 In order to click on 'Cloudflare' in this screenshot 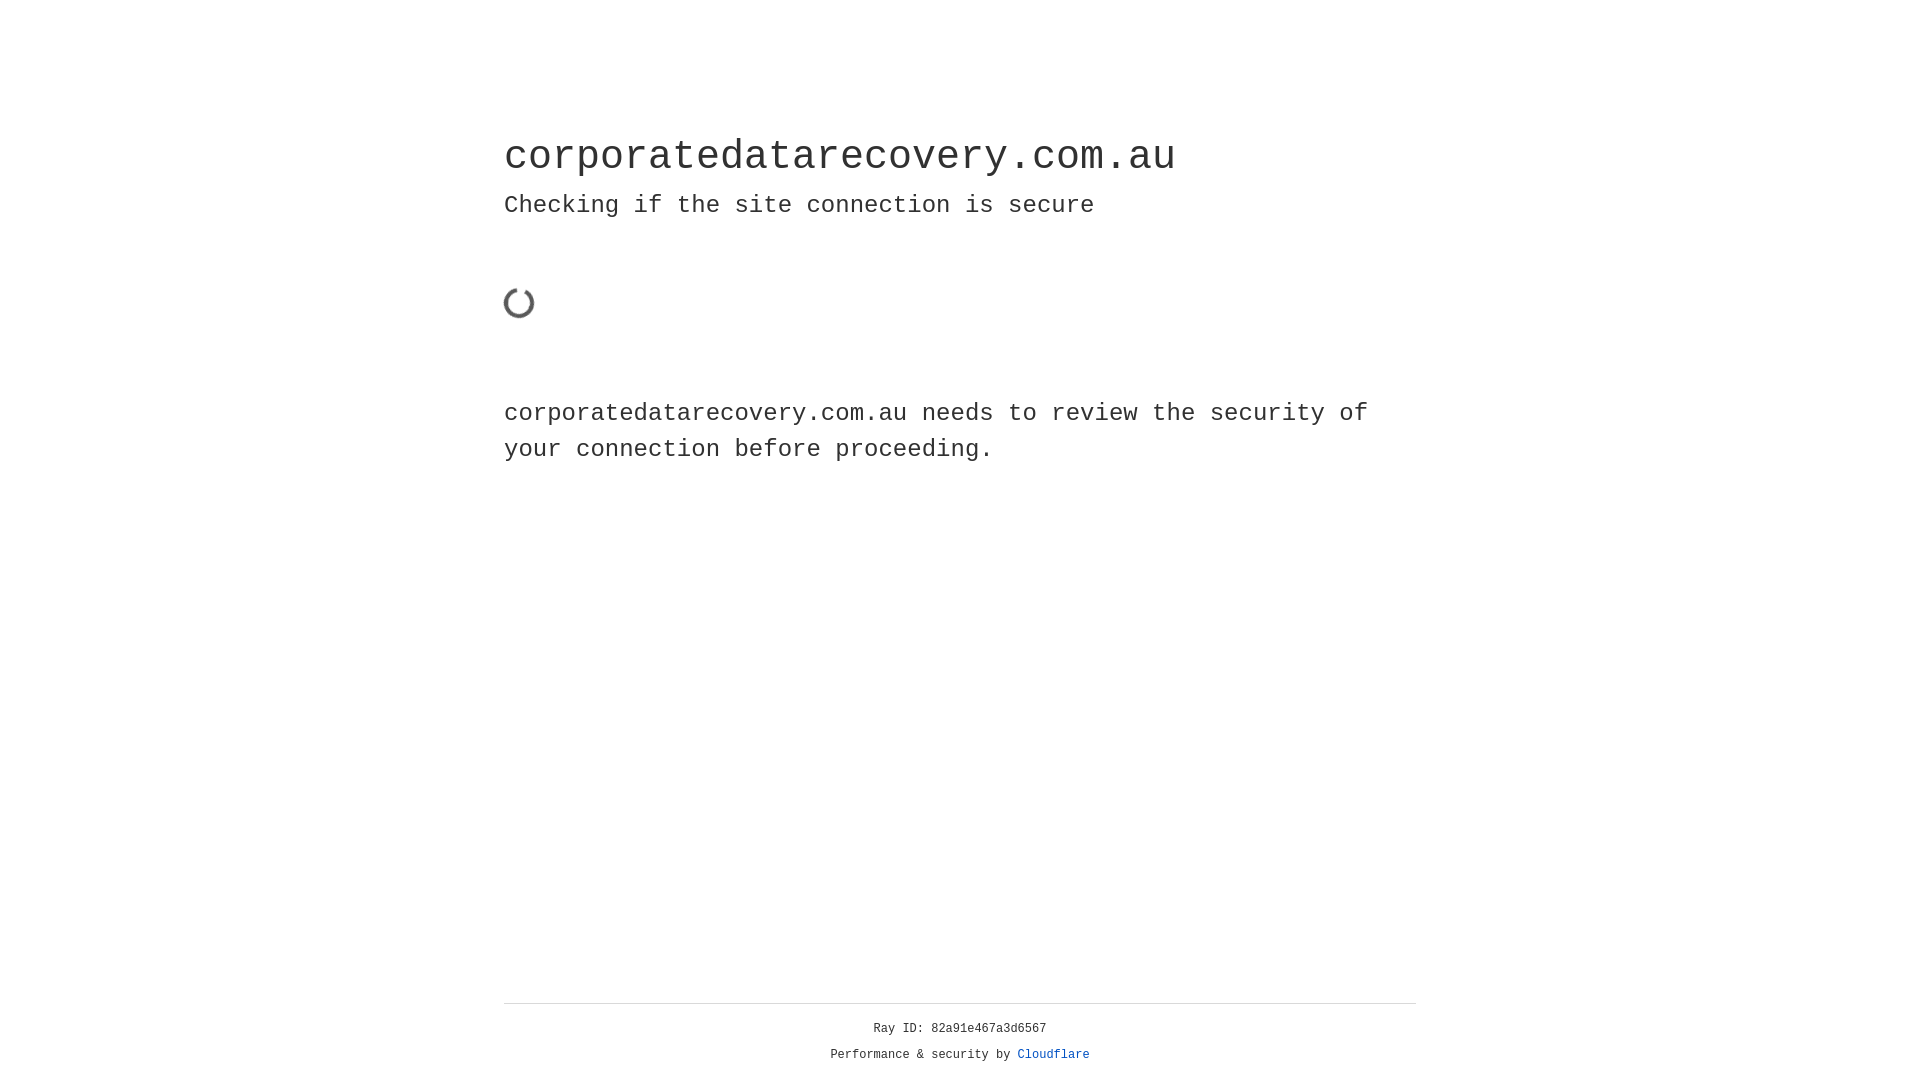, I will do `click(1017, 1054)`.